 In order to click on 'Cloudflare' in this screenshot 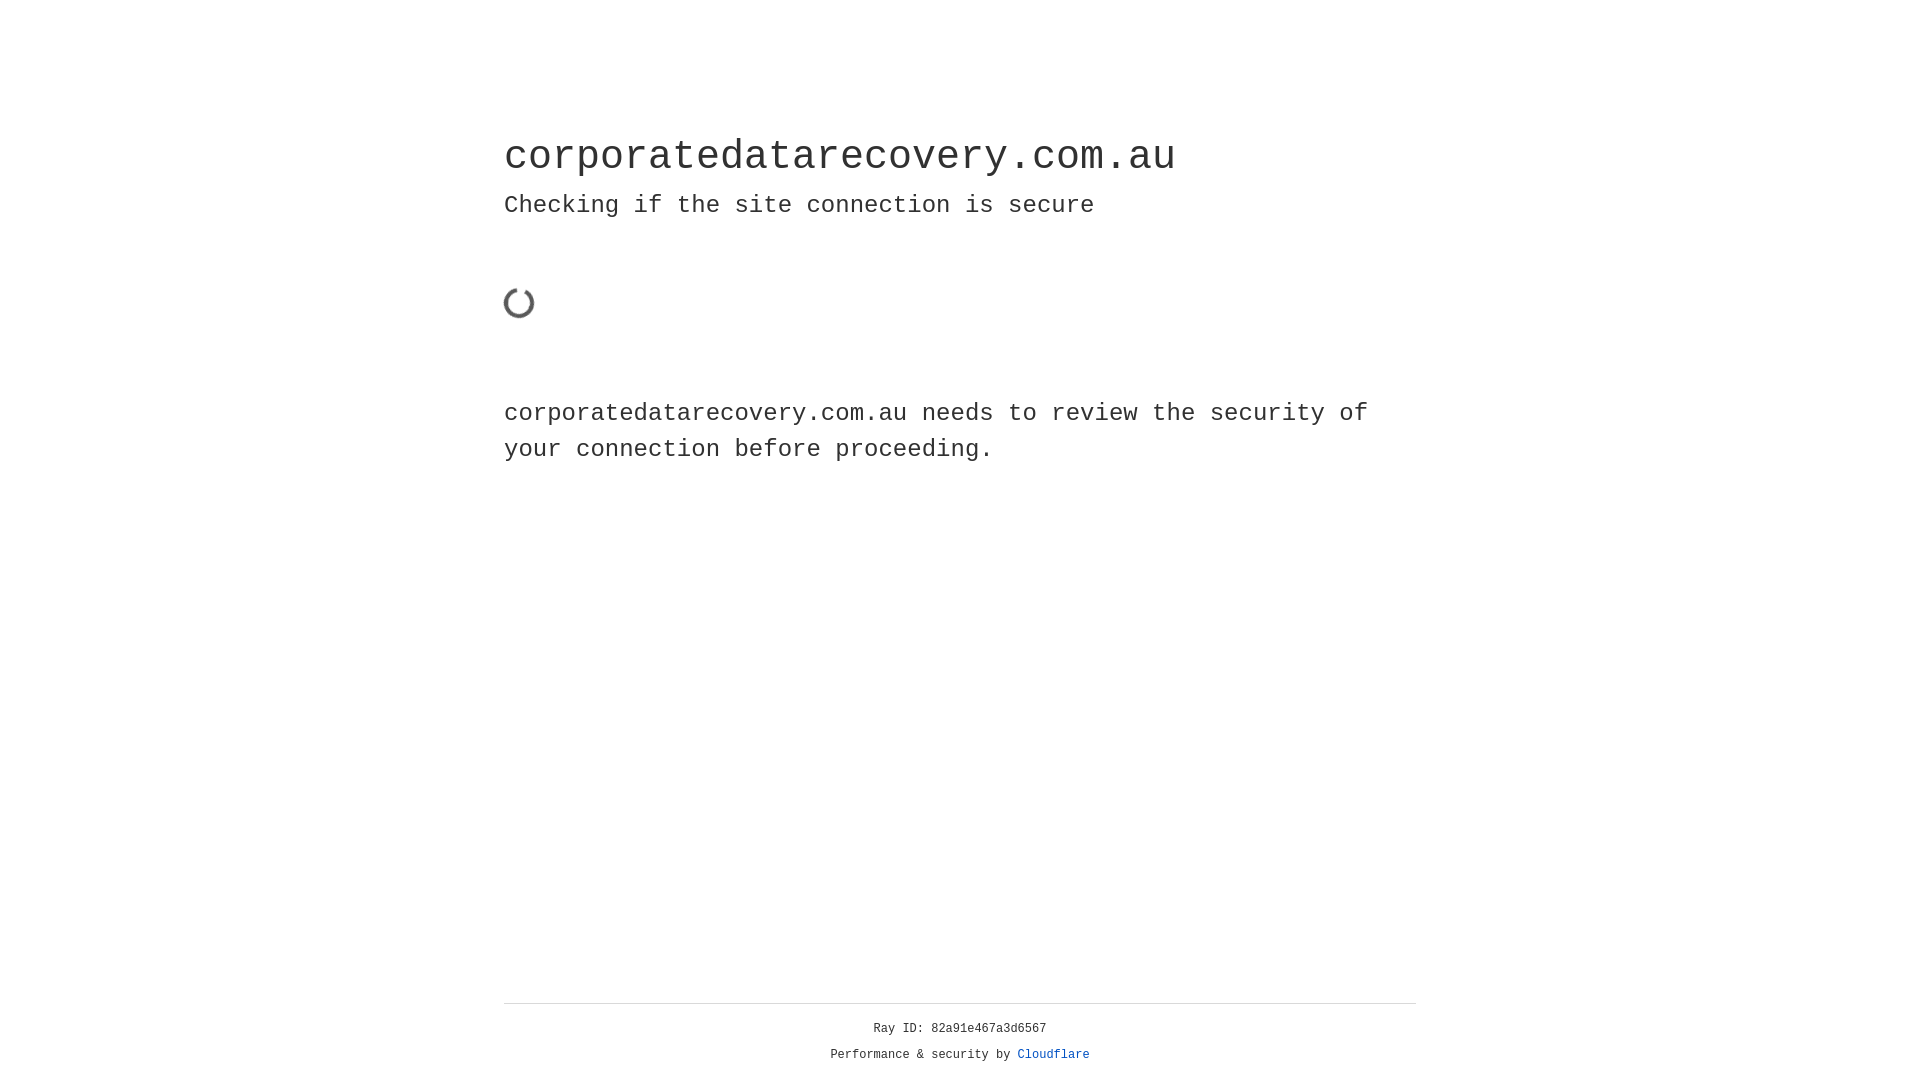, I will do `click(1017, 1054)`.